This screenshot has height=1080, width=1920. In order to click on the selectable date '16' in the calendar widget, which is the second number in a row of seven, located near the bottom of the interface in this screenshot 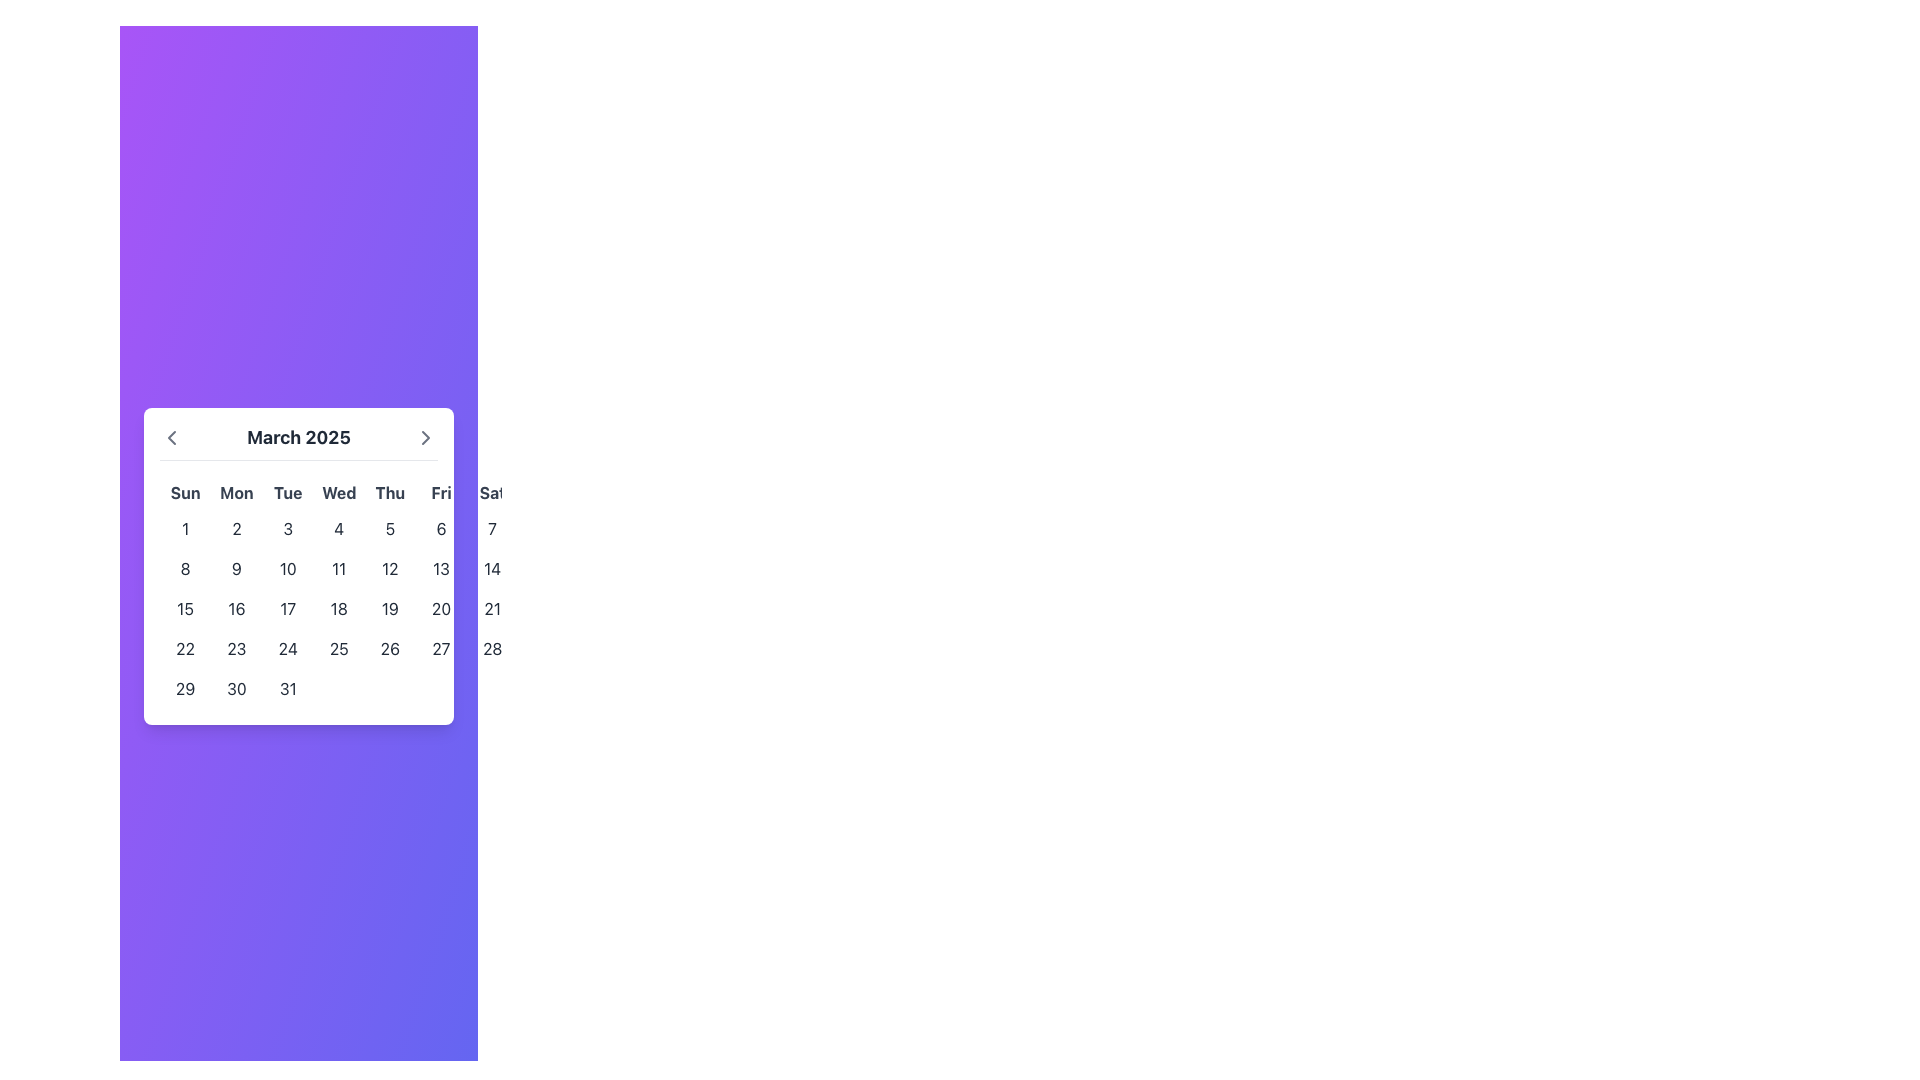, I will do `click(236, 607)`.